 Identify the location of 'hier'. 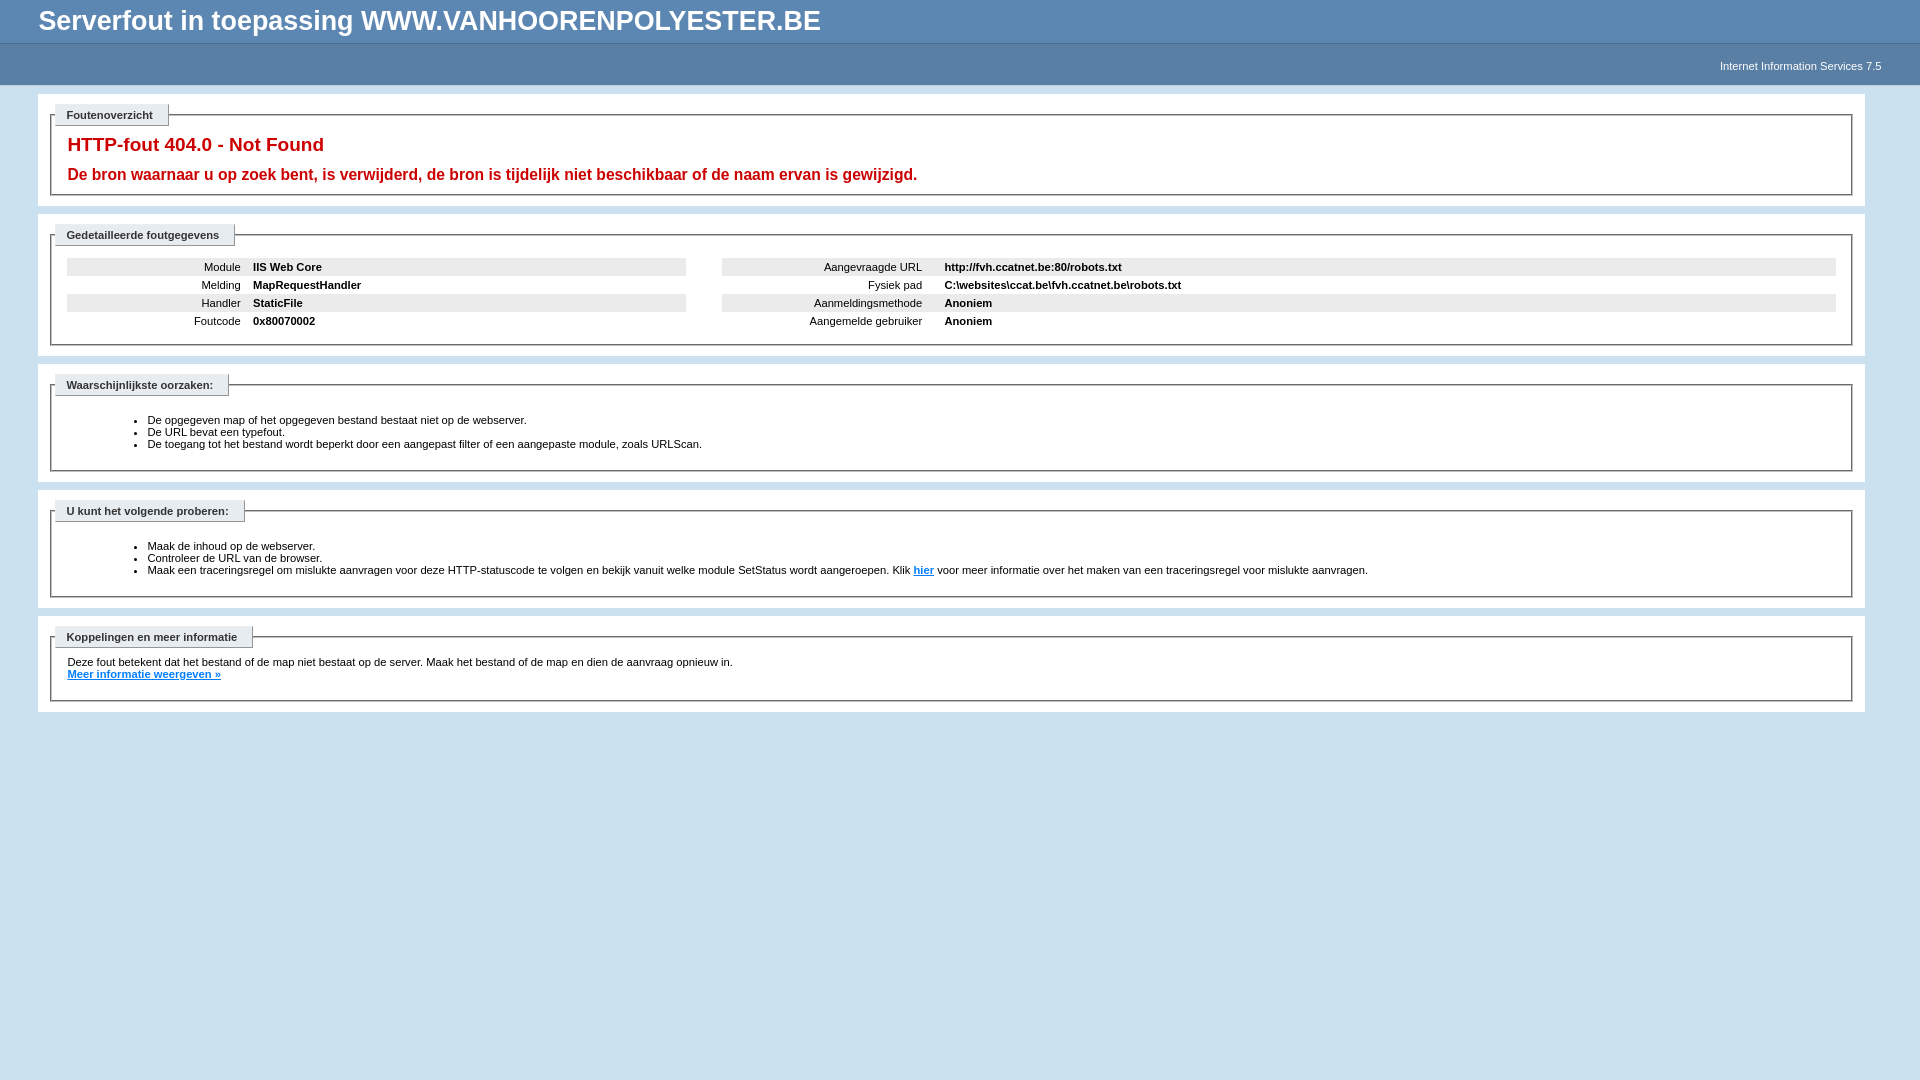
(912, 570).